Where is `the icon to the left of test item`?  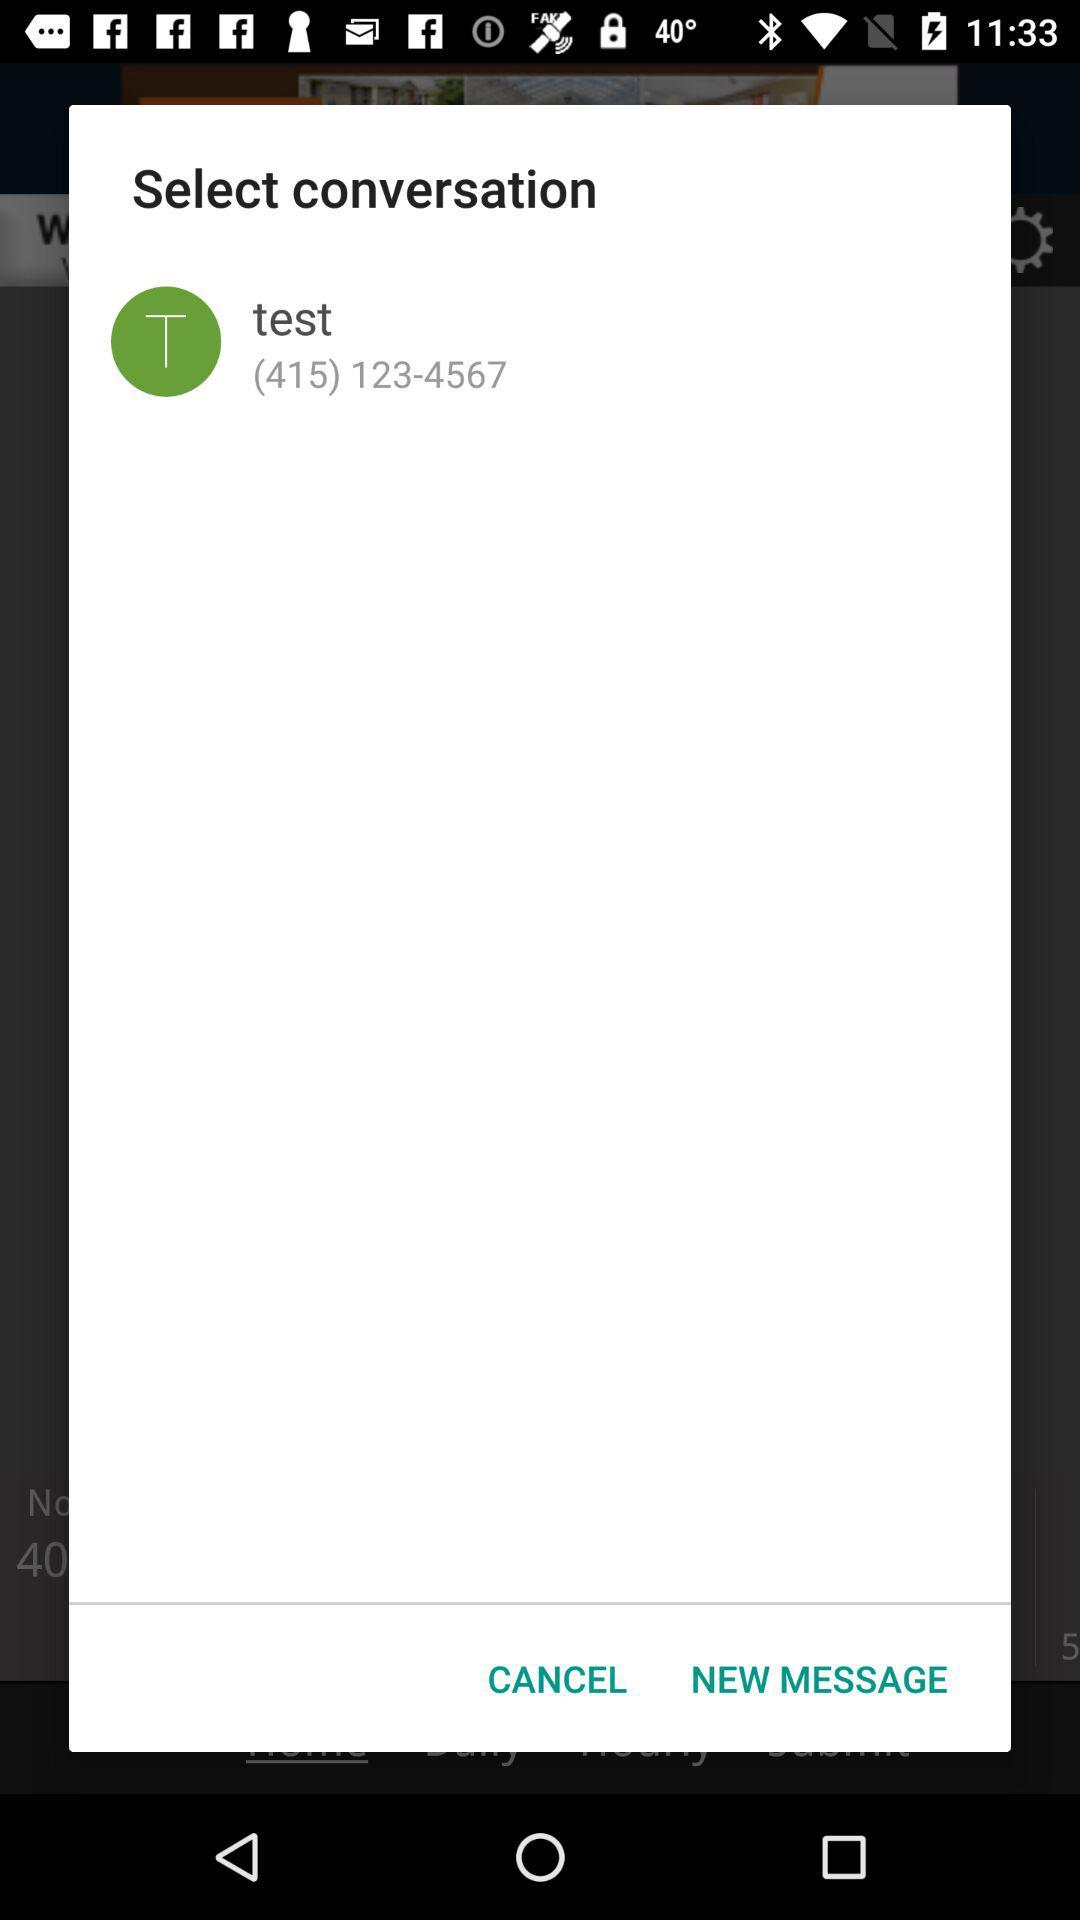
the icon to the left of test item is located at coordinates (165, 341).